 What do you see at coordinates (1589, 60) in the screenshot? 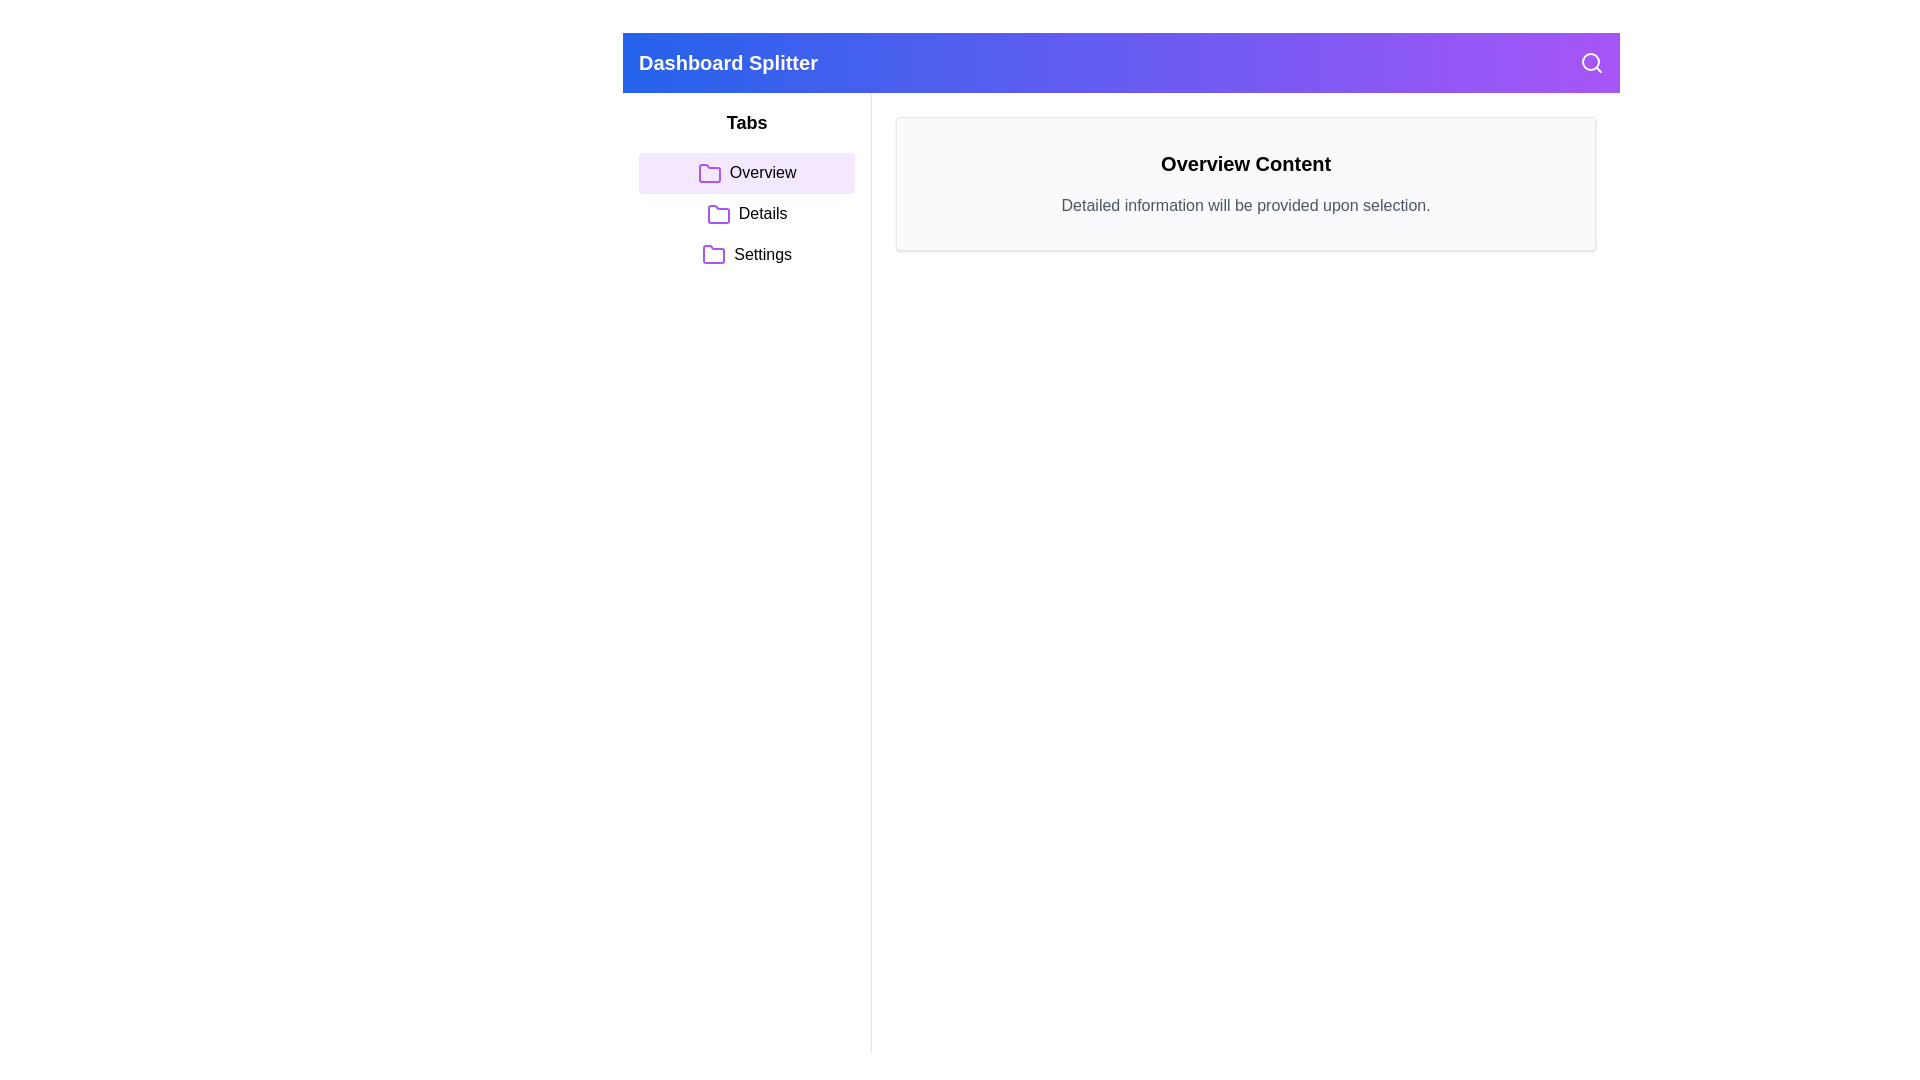
I see `the central decorative portion of the magnifying glass icon located at the top-right area of the application` at bounding box center [1589, 60].